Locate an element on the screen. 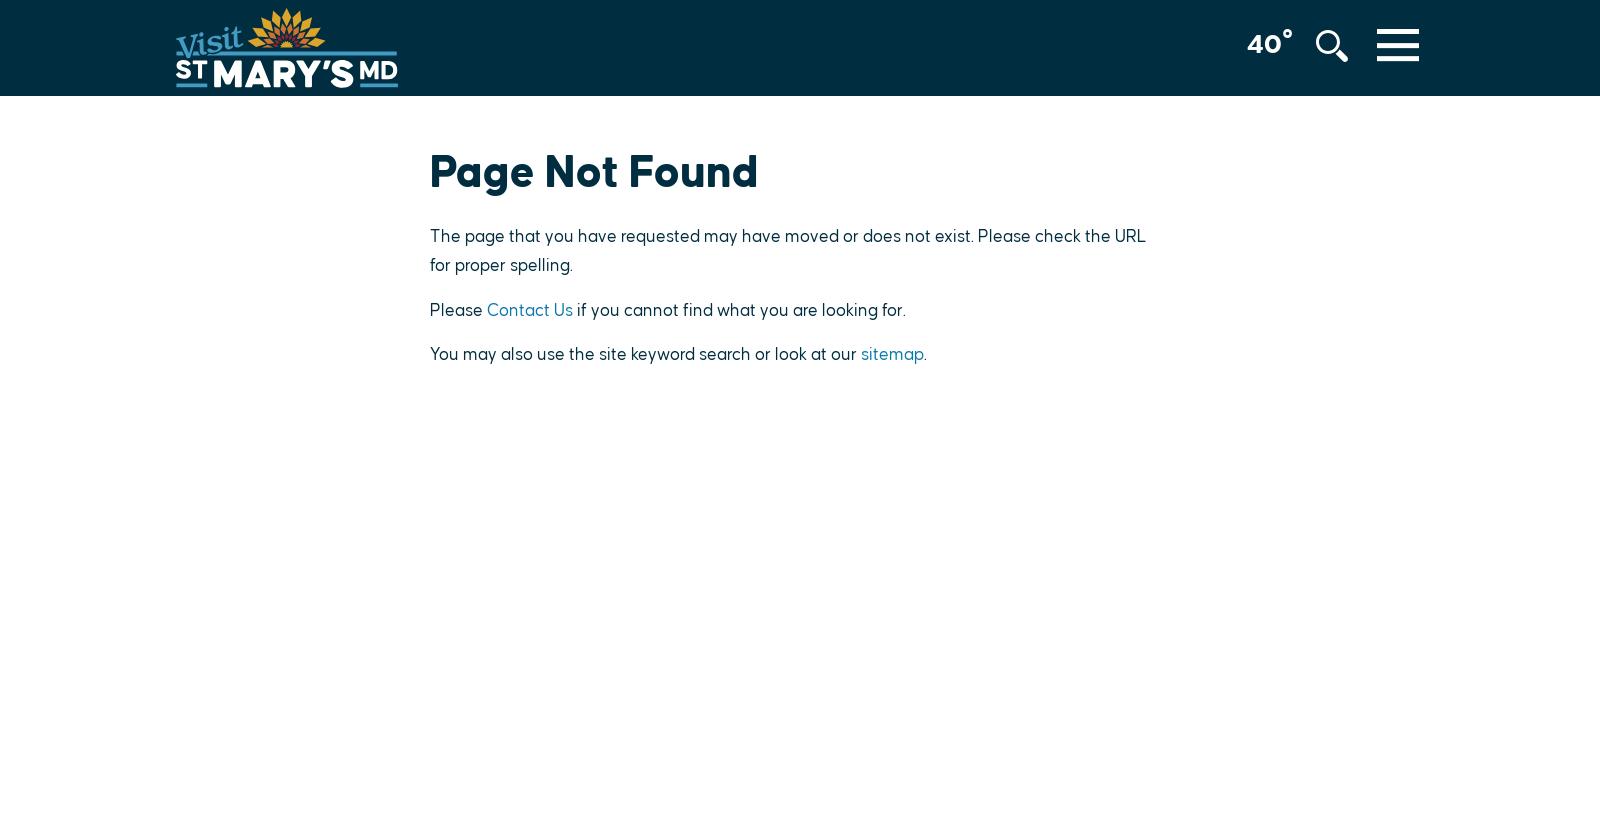 The height and width of the screenshot is (822, 1600). 'Page Not Found' is located at coordinates (593, 173).